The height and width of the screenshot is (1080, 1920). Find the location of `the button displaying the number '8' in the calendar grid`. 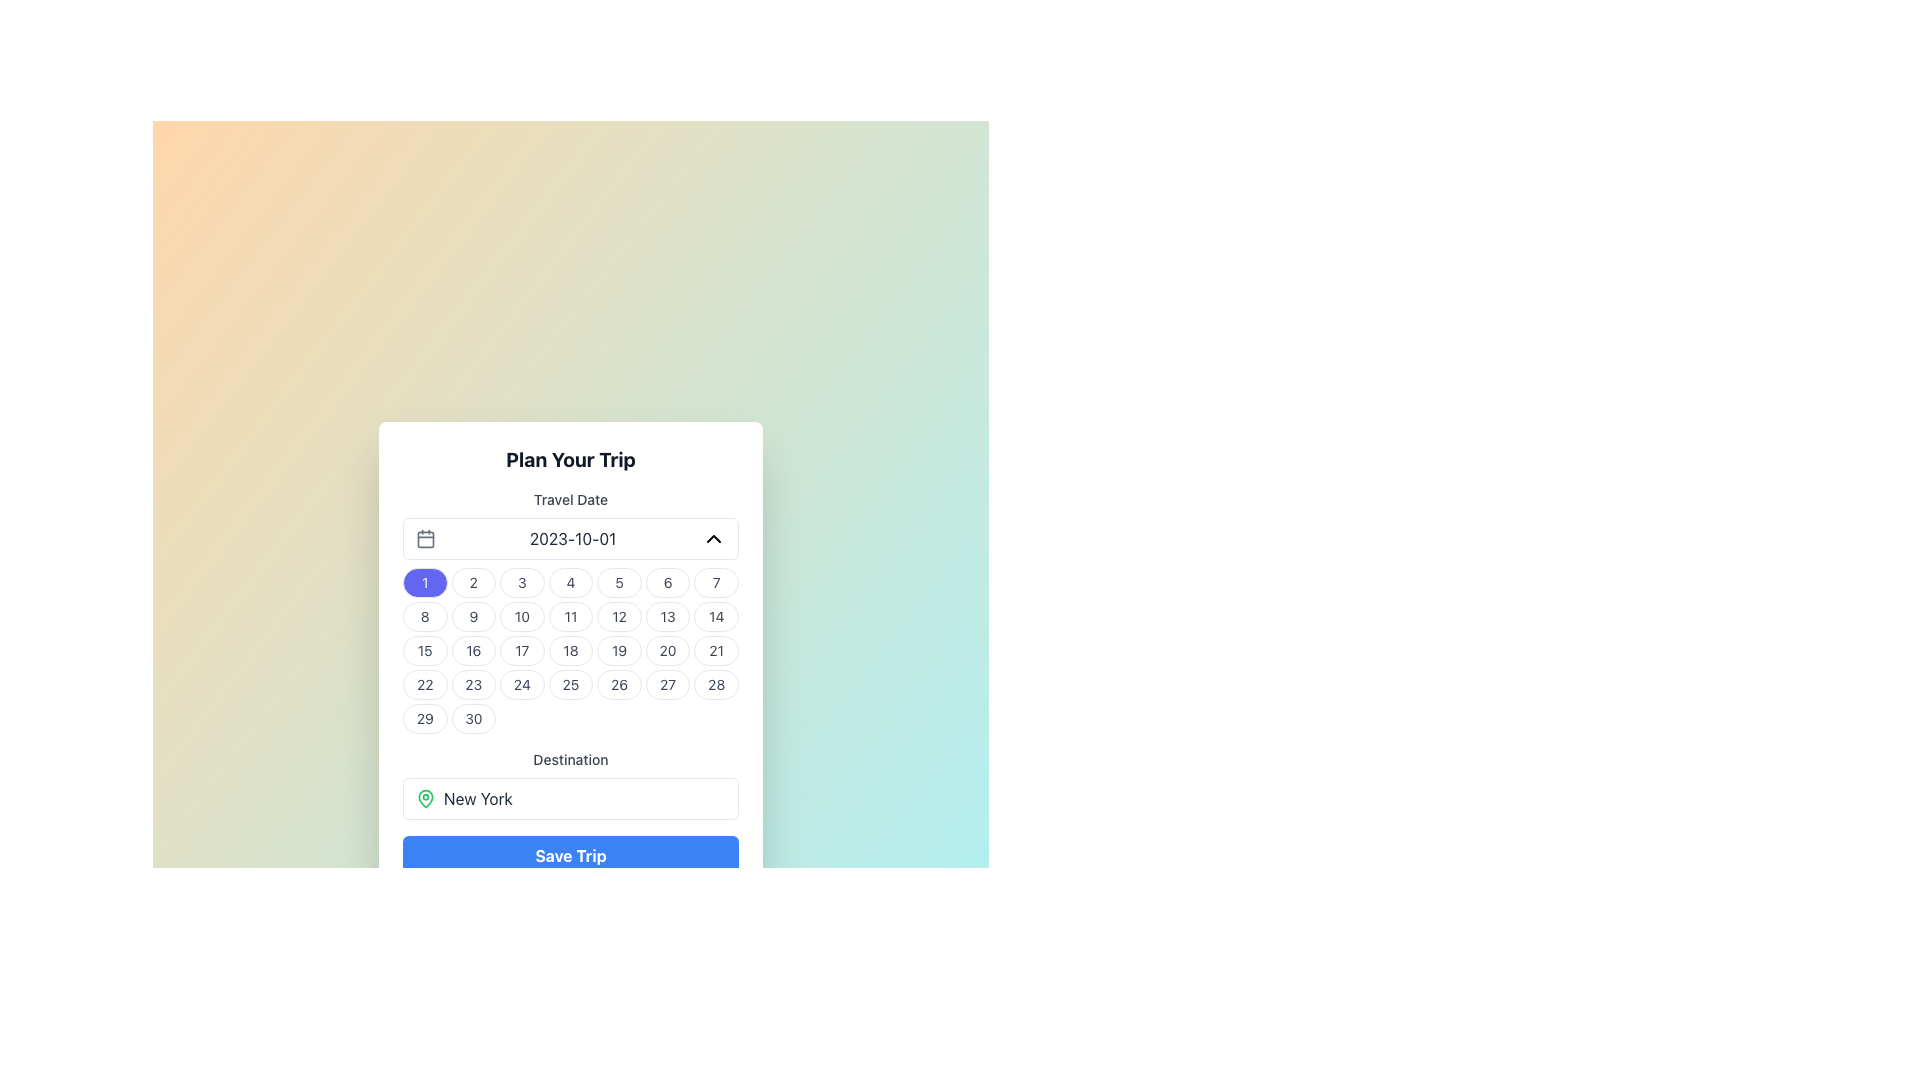

the button displaying the number '8' in the calendar grid is located at coordinates (424, 616).